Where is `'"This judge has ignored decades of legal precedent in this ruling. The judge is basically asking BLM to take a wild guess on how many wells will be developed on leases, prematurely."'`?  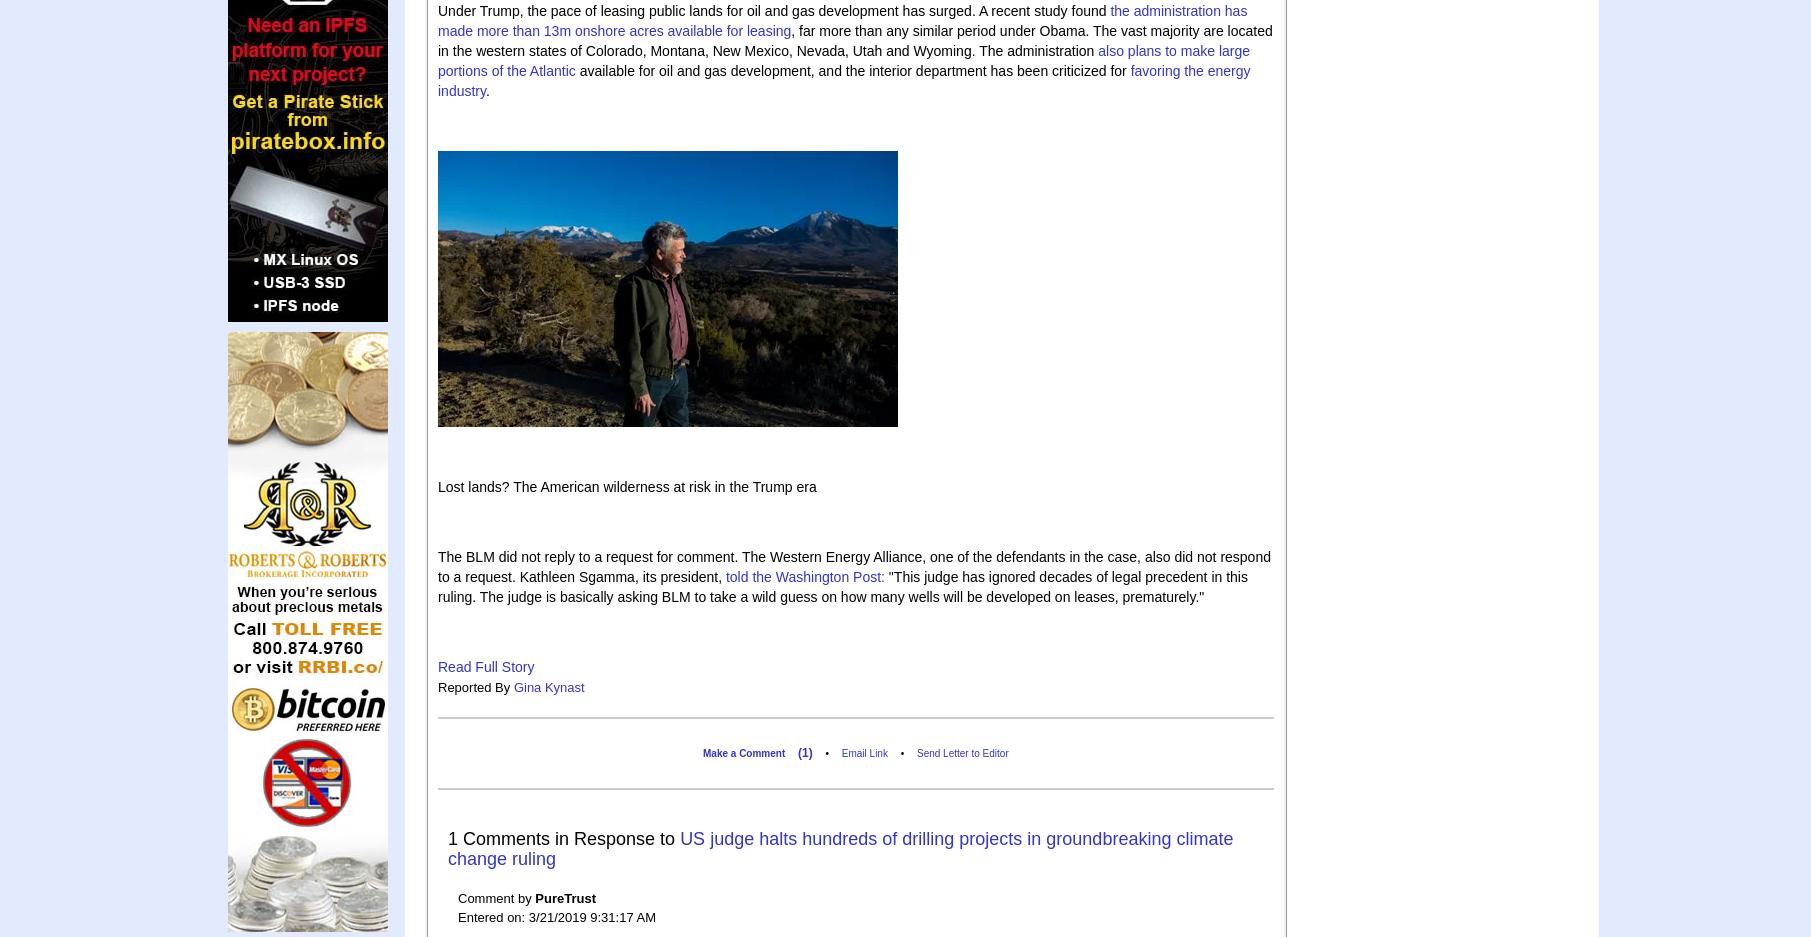
'"This judge has ignored decades of legal precedent in this ruling. The judge is basically asking BLM to take a wild guess on how many wells will be developed on leases, prematurely."' is located at coordinates (842, 584).